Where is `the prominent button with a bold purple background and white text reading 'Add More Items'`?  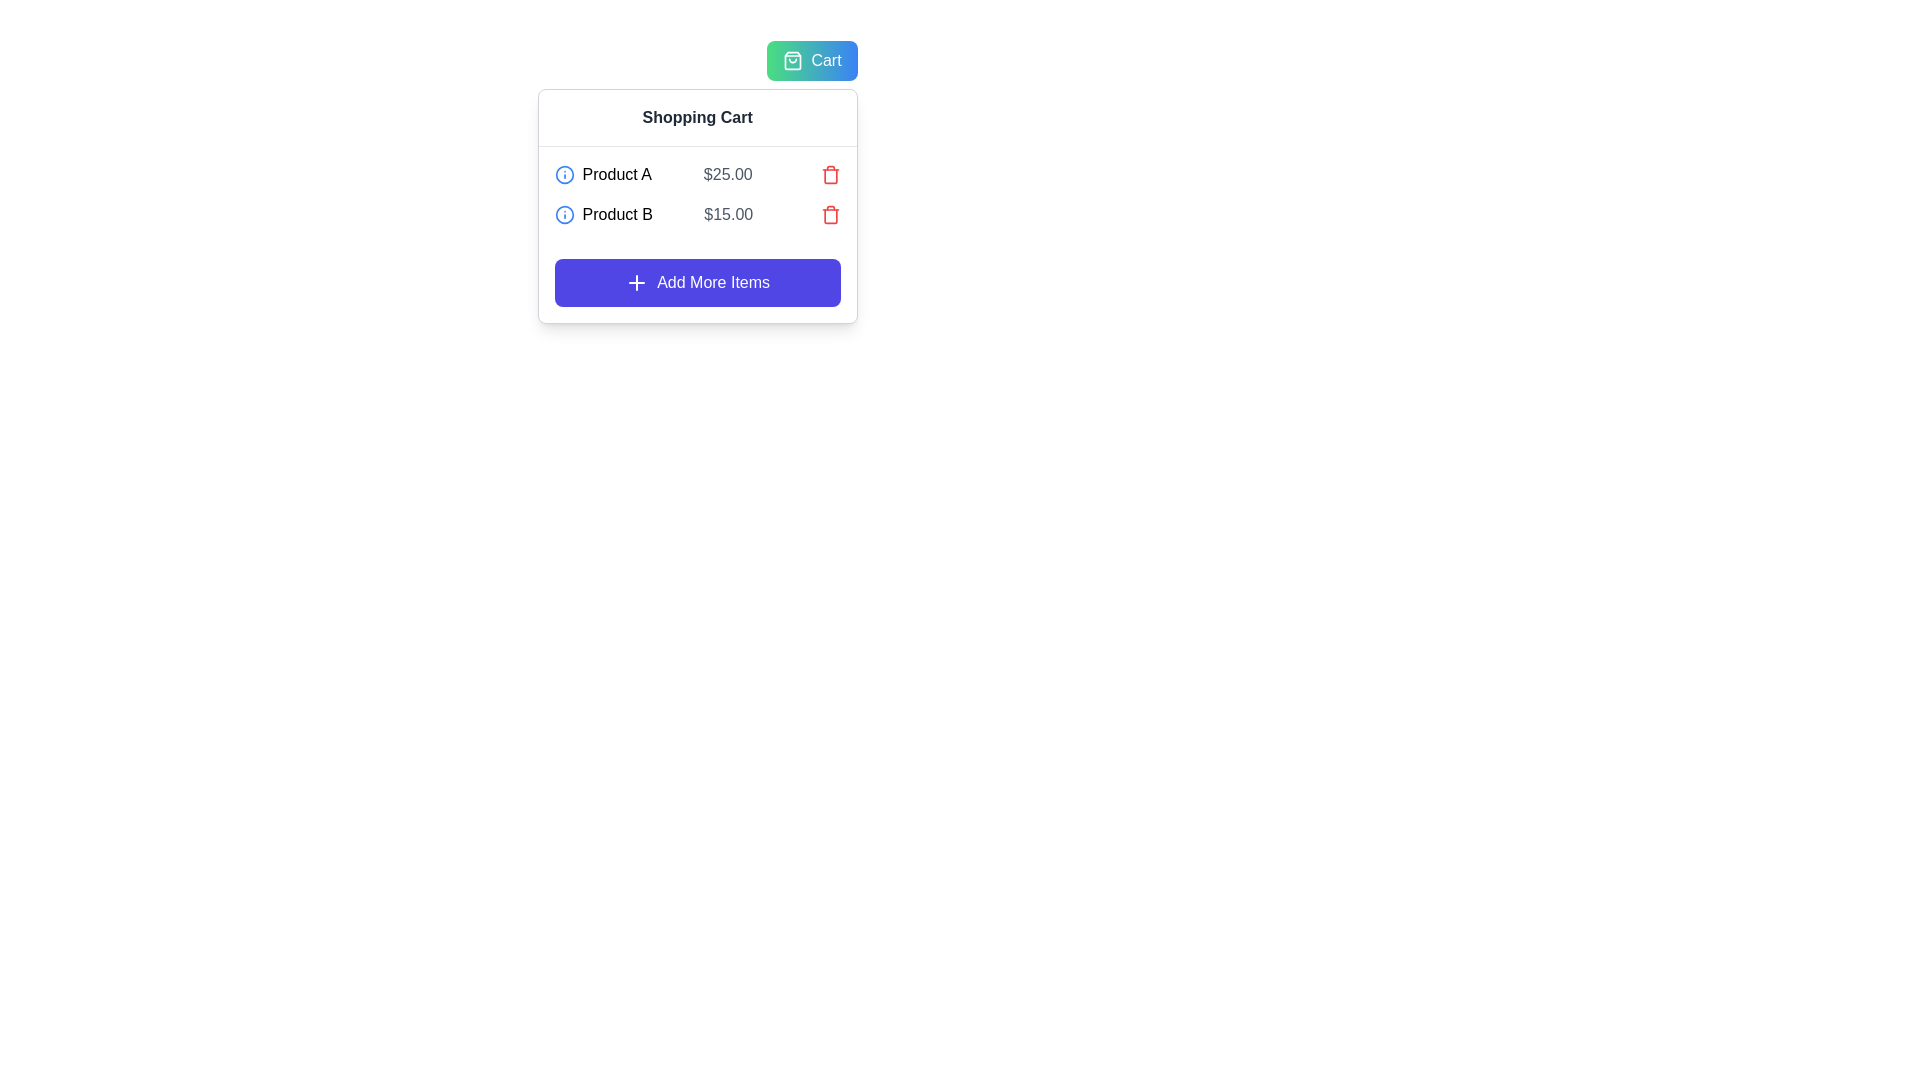
the prominent button with a bold purple background and white text reading 'Add More Items' is located at coordinates (697, 282).